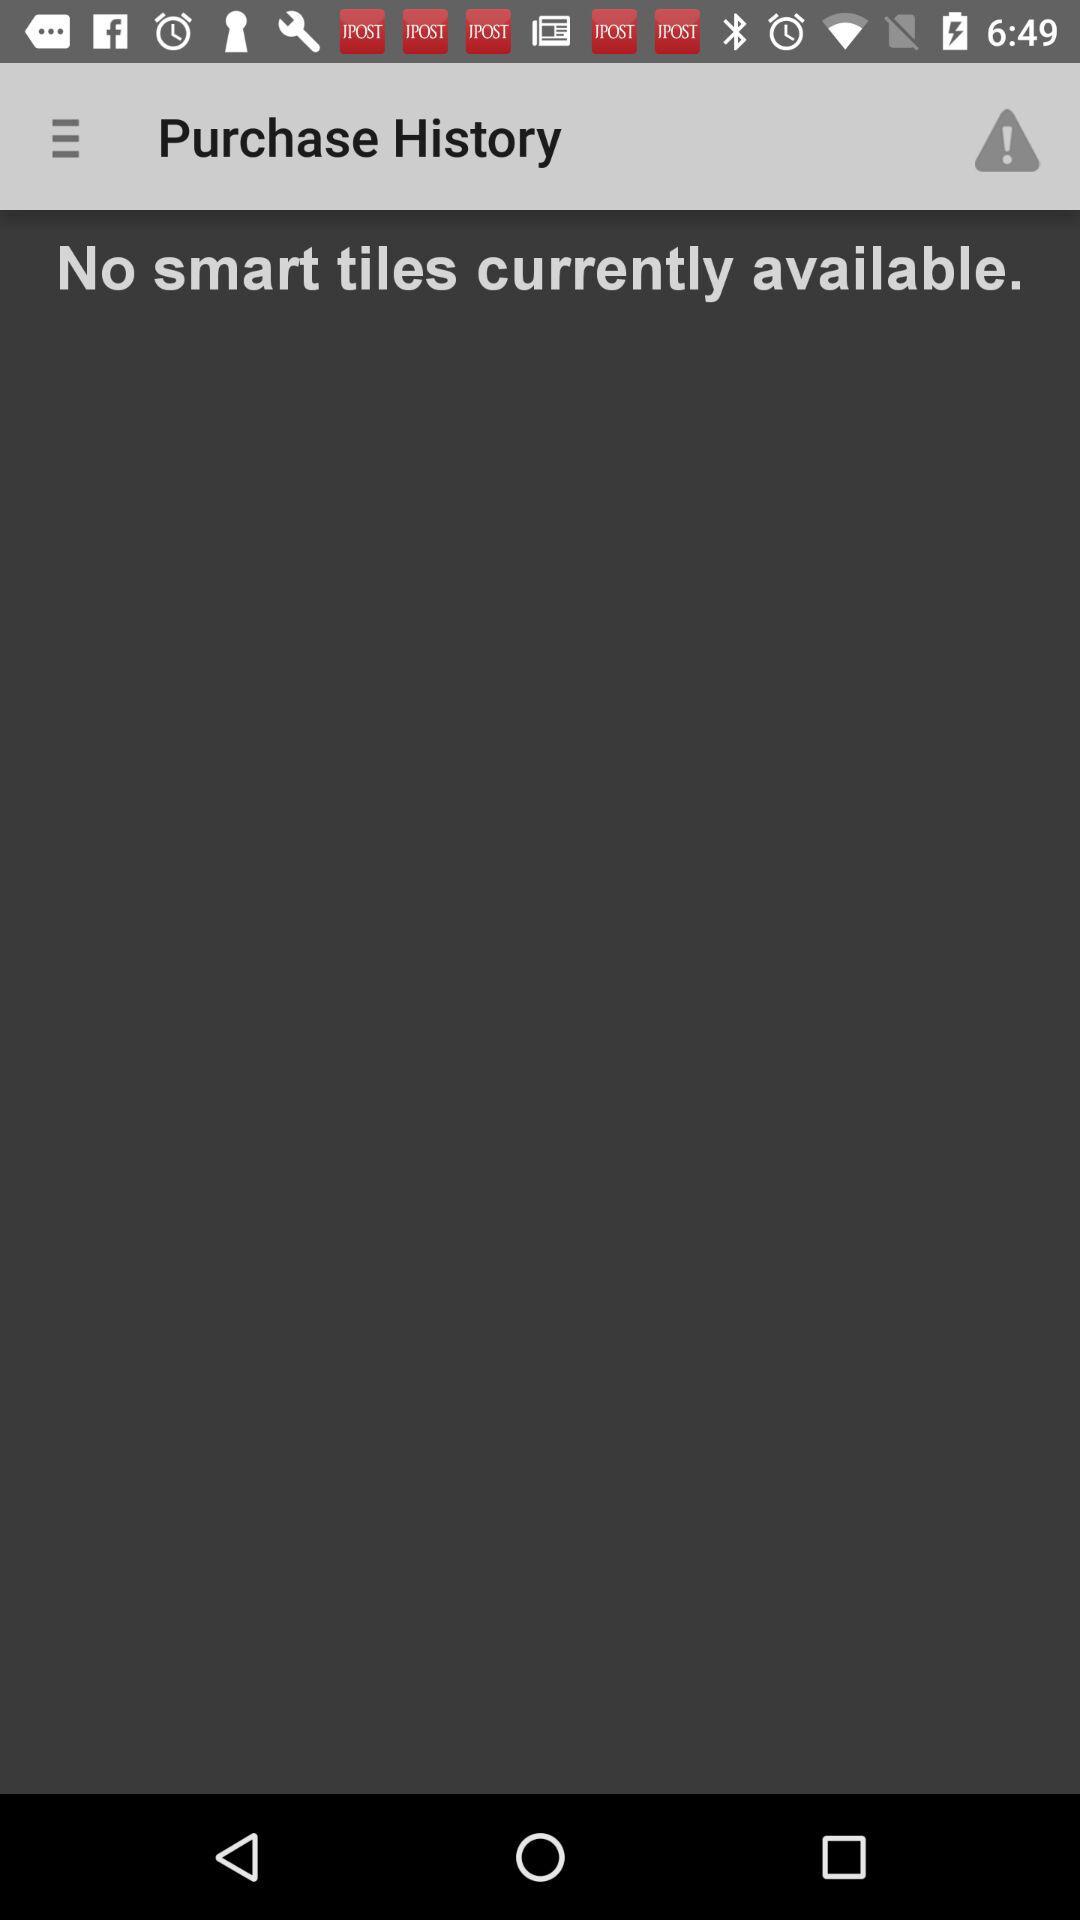 The width and height of the screenshot is (1080, 1920). What do you see at coordinates (1017, 135) in the screenshot?
I see `app to the right of the purchase history icon` at bounding box center [1017, 135].